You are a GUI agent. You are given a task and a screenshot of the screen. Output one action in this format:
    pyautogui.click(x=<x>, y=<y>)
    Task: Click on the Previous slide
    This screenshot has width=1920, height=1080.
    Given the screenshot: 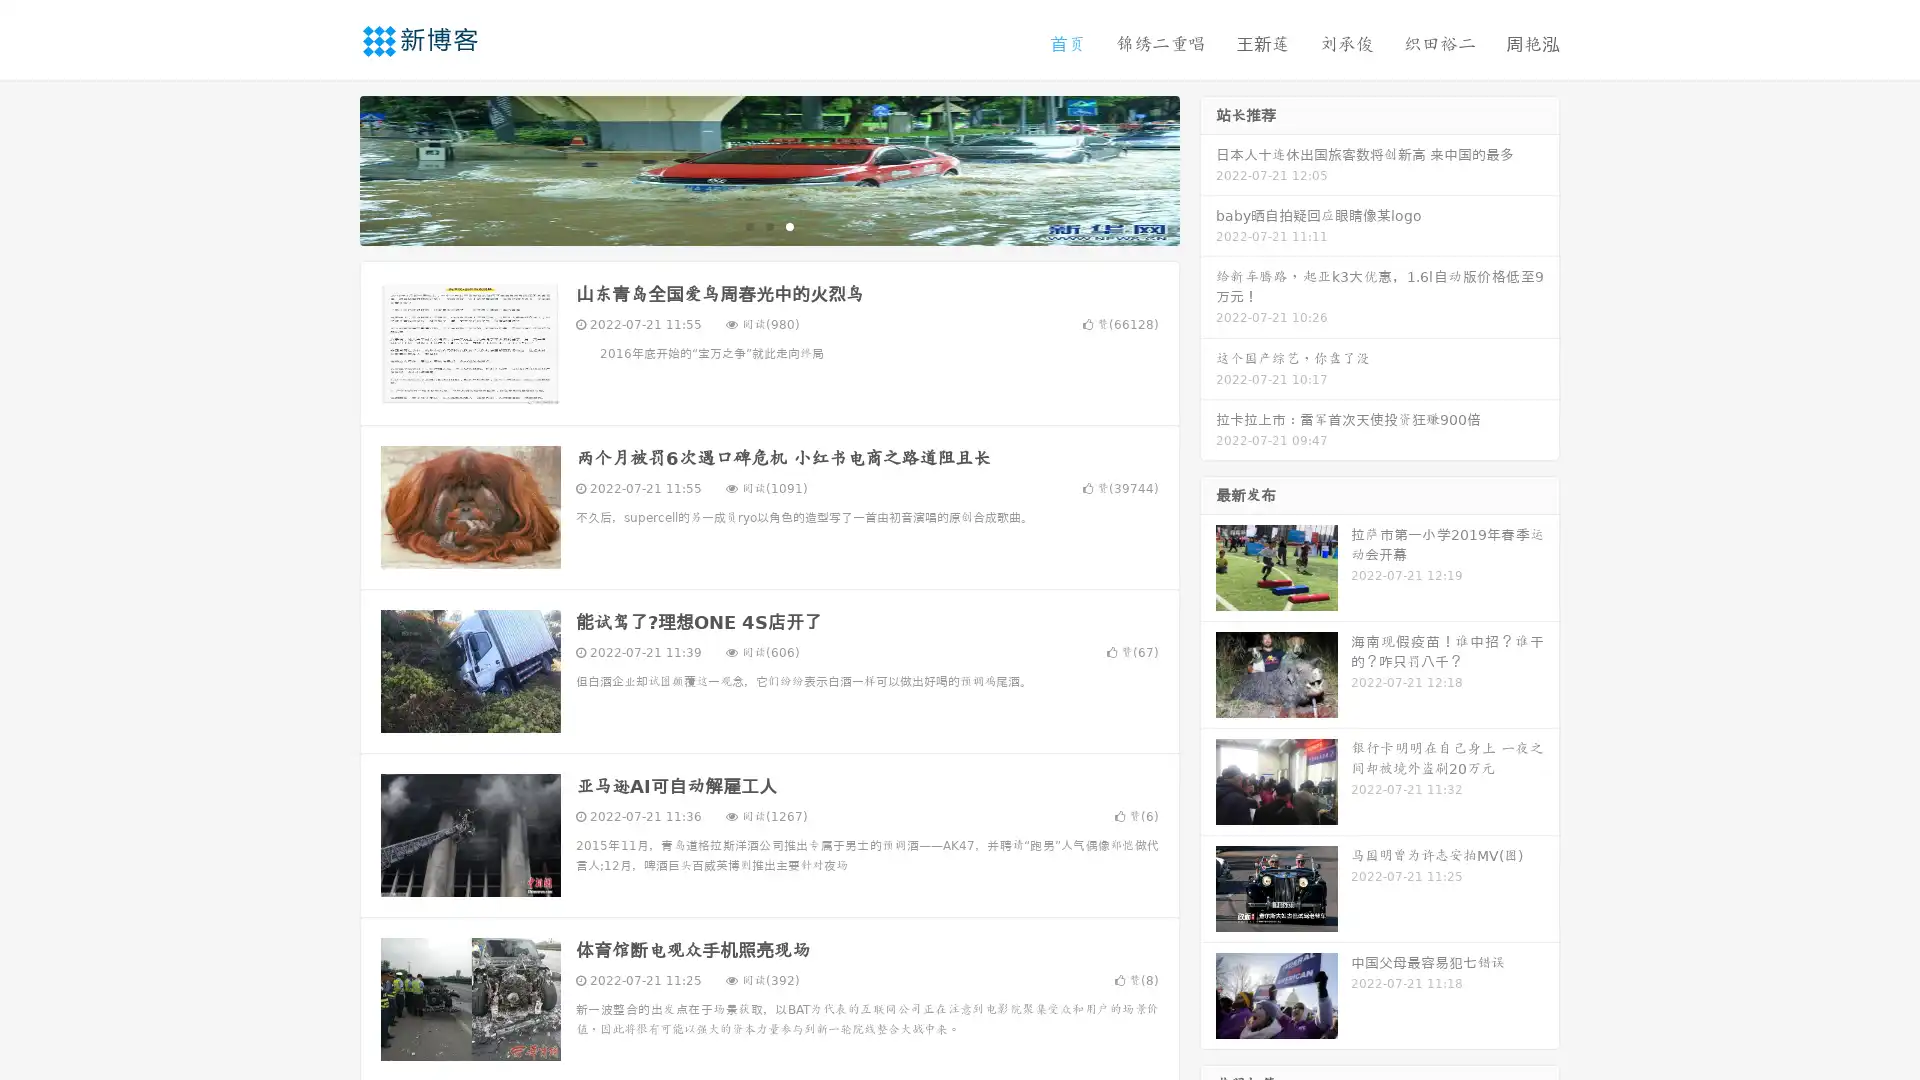 What is the action you would take?
    pyautogui.click(x=330, y=168)
    